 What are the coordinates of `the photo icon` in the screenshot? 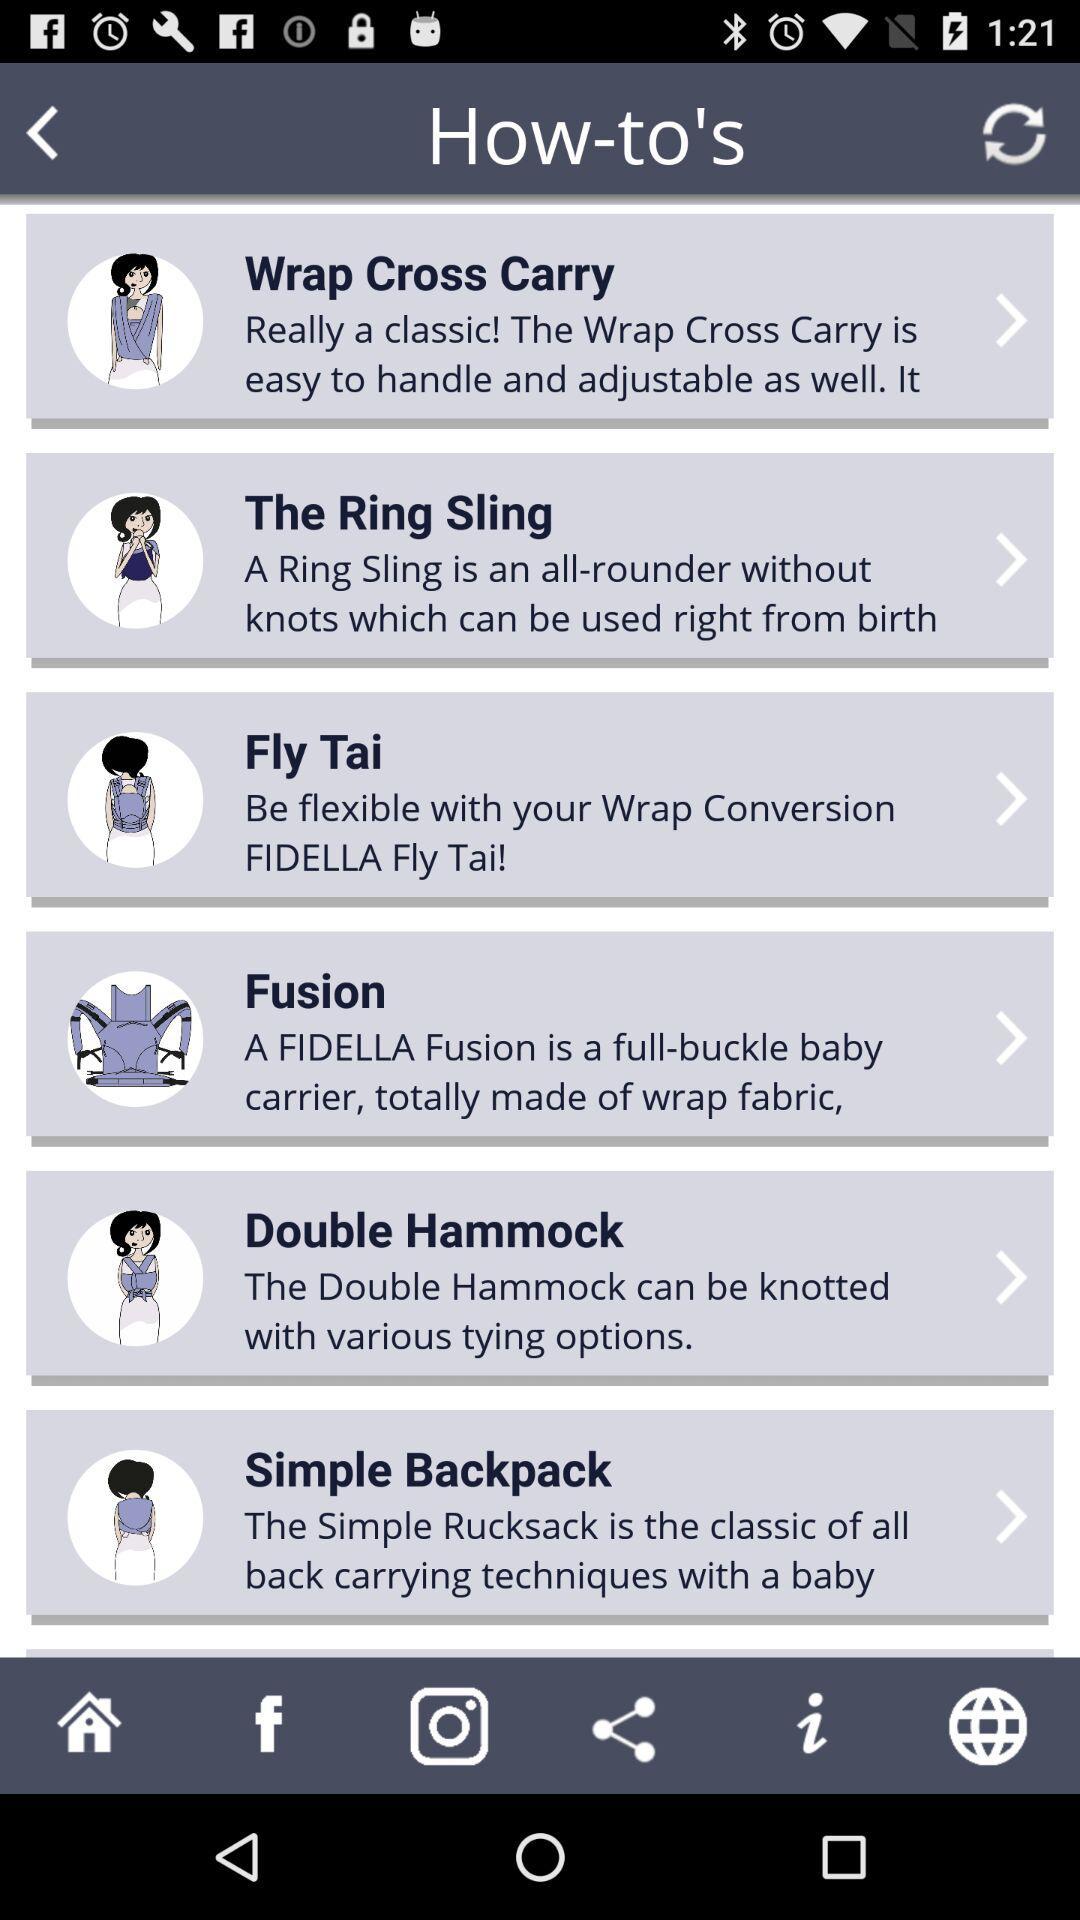 It's located at (450, 1846).